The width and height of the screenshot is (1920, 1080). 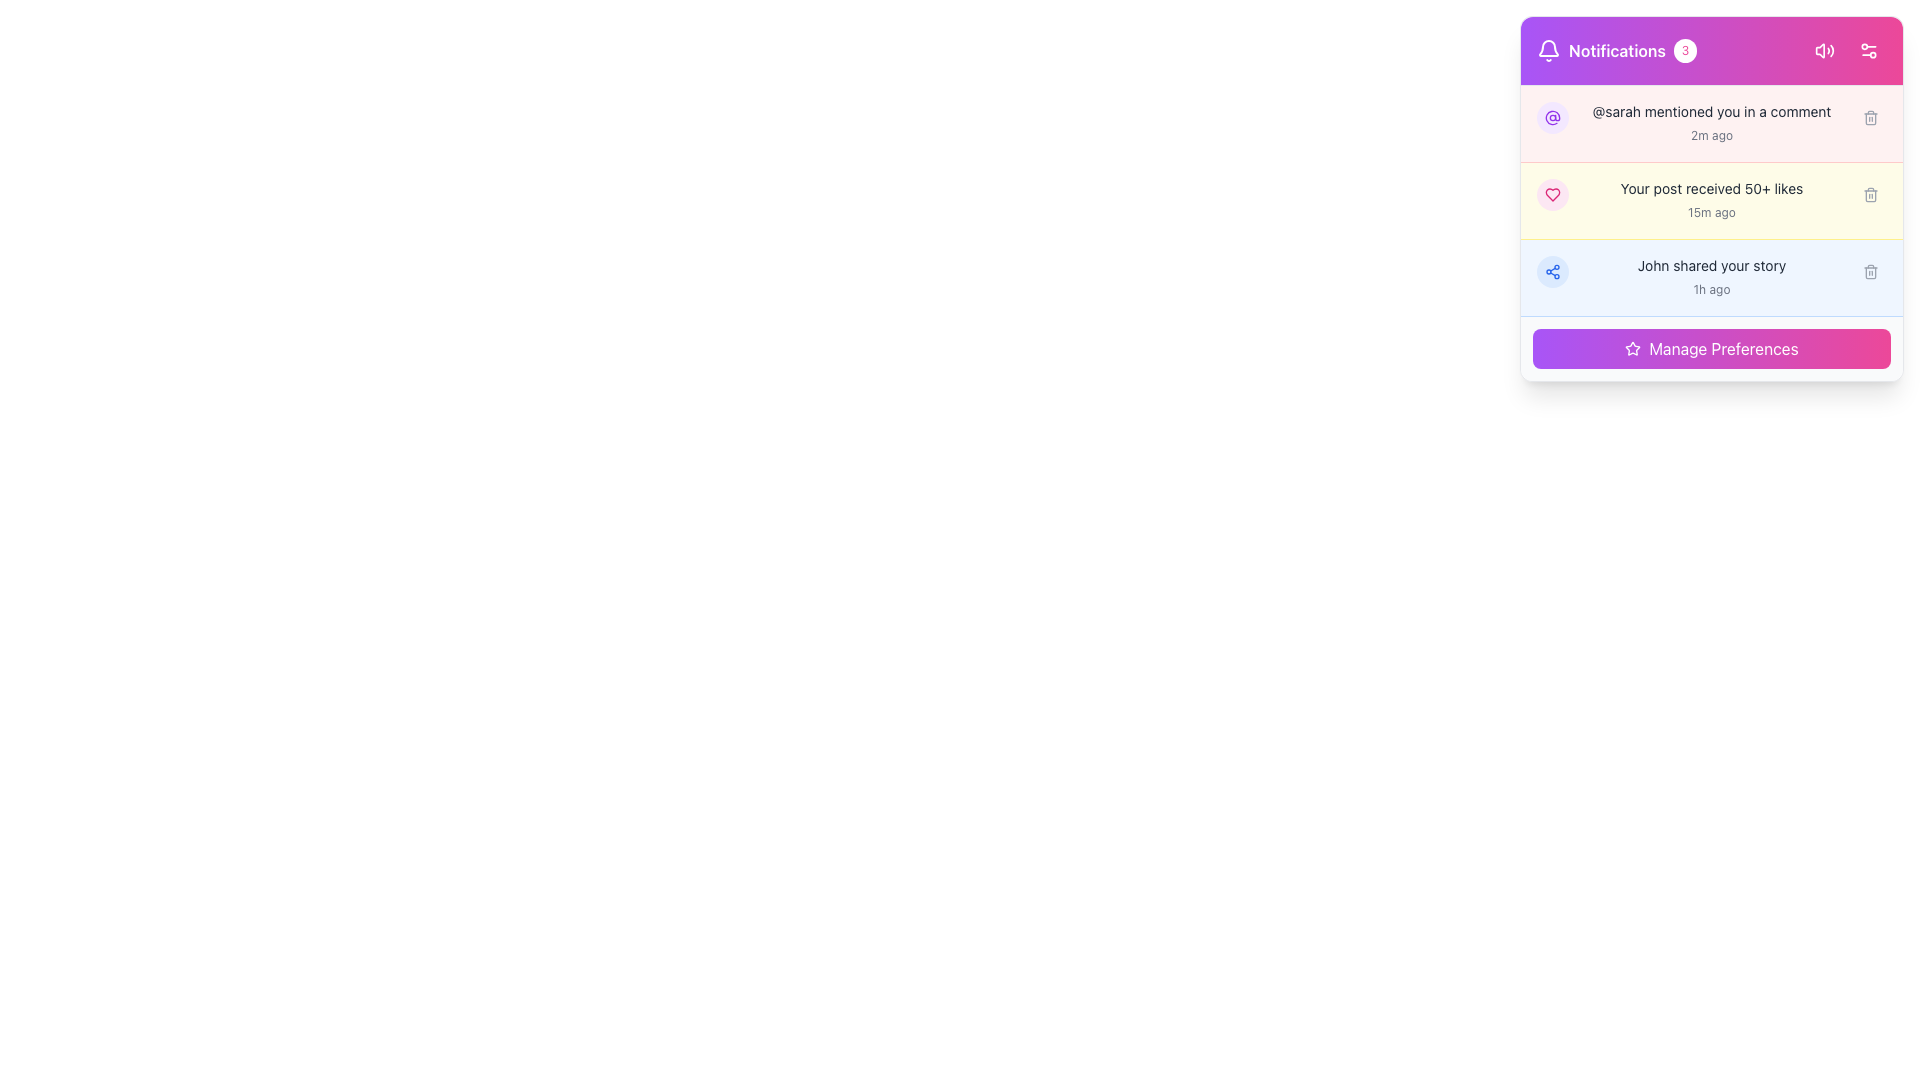 What do you see at coordinates (1711, 212) in the screenshot?
I see `timestamp displayed as '15m ago' in the small gray font located in the bottom-right corner of the third notification card, next to the content 'Your post received 50+ likes'` at bounding box center [1711, 212].